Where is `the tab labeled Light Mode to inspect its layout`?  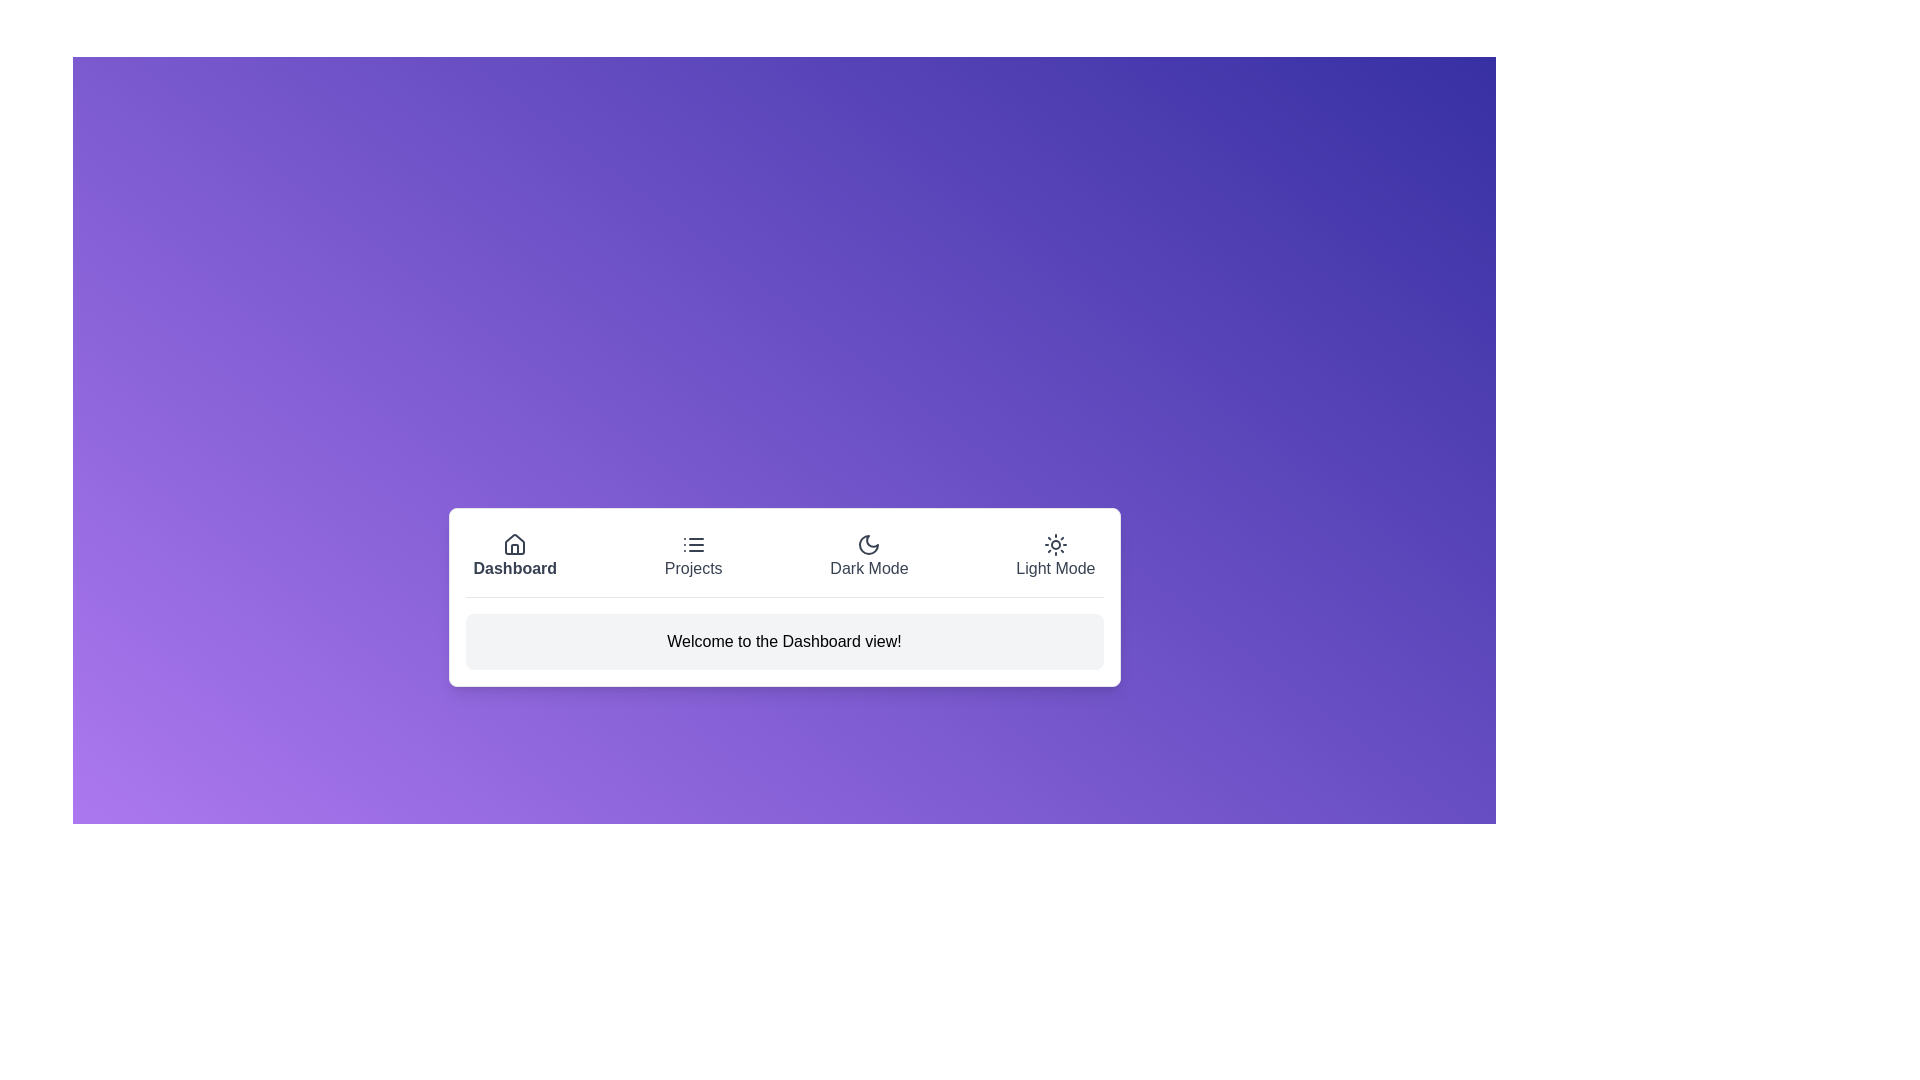
the tab labeled Light Mode to inspect its layout is located at coordinates (1054, 555).